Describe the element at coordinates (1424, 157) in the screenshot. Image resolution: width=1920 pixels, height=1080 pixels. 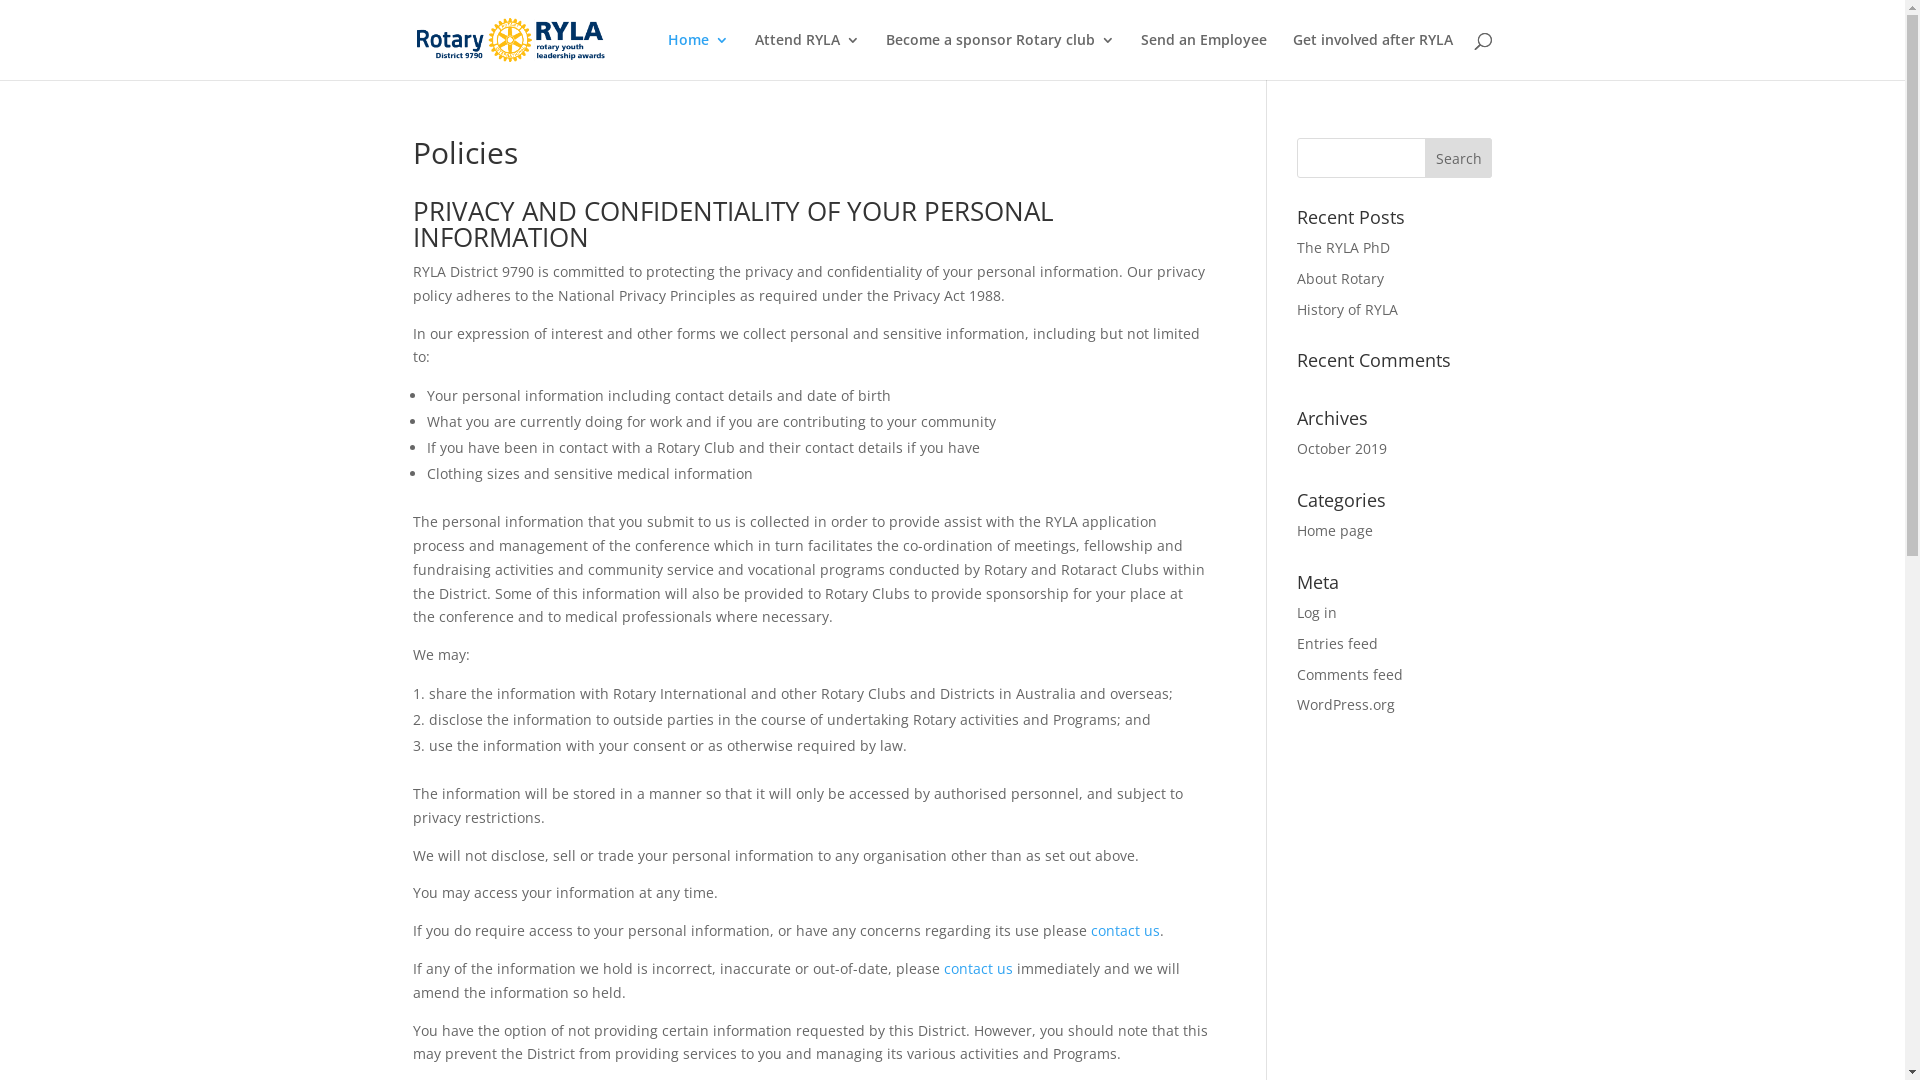
I see `'Search'` at that location.